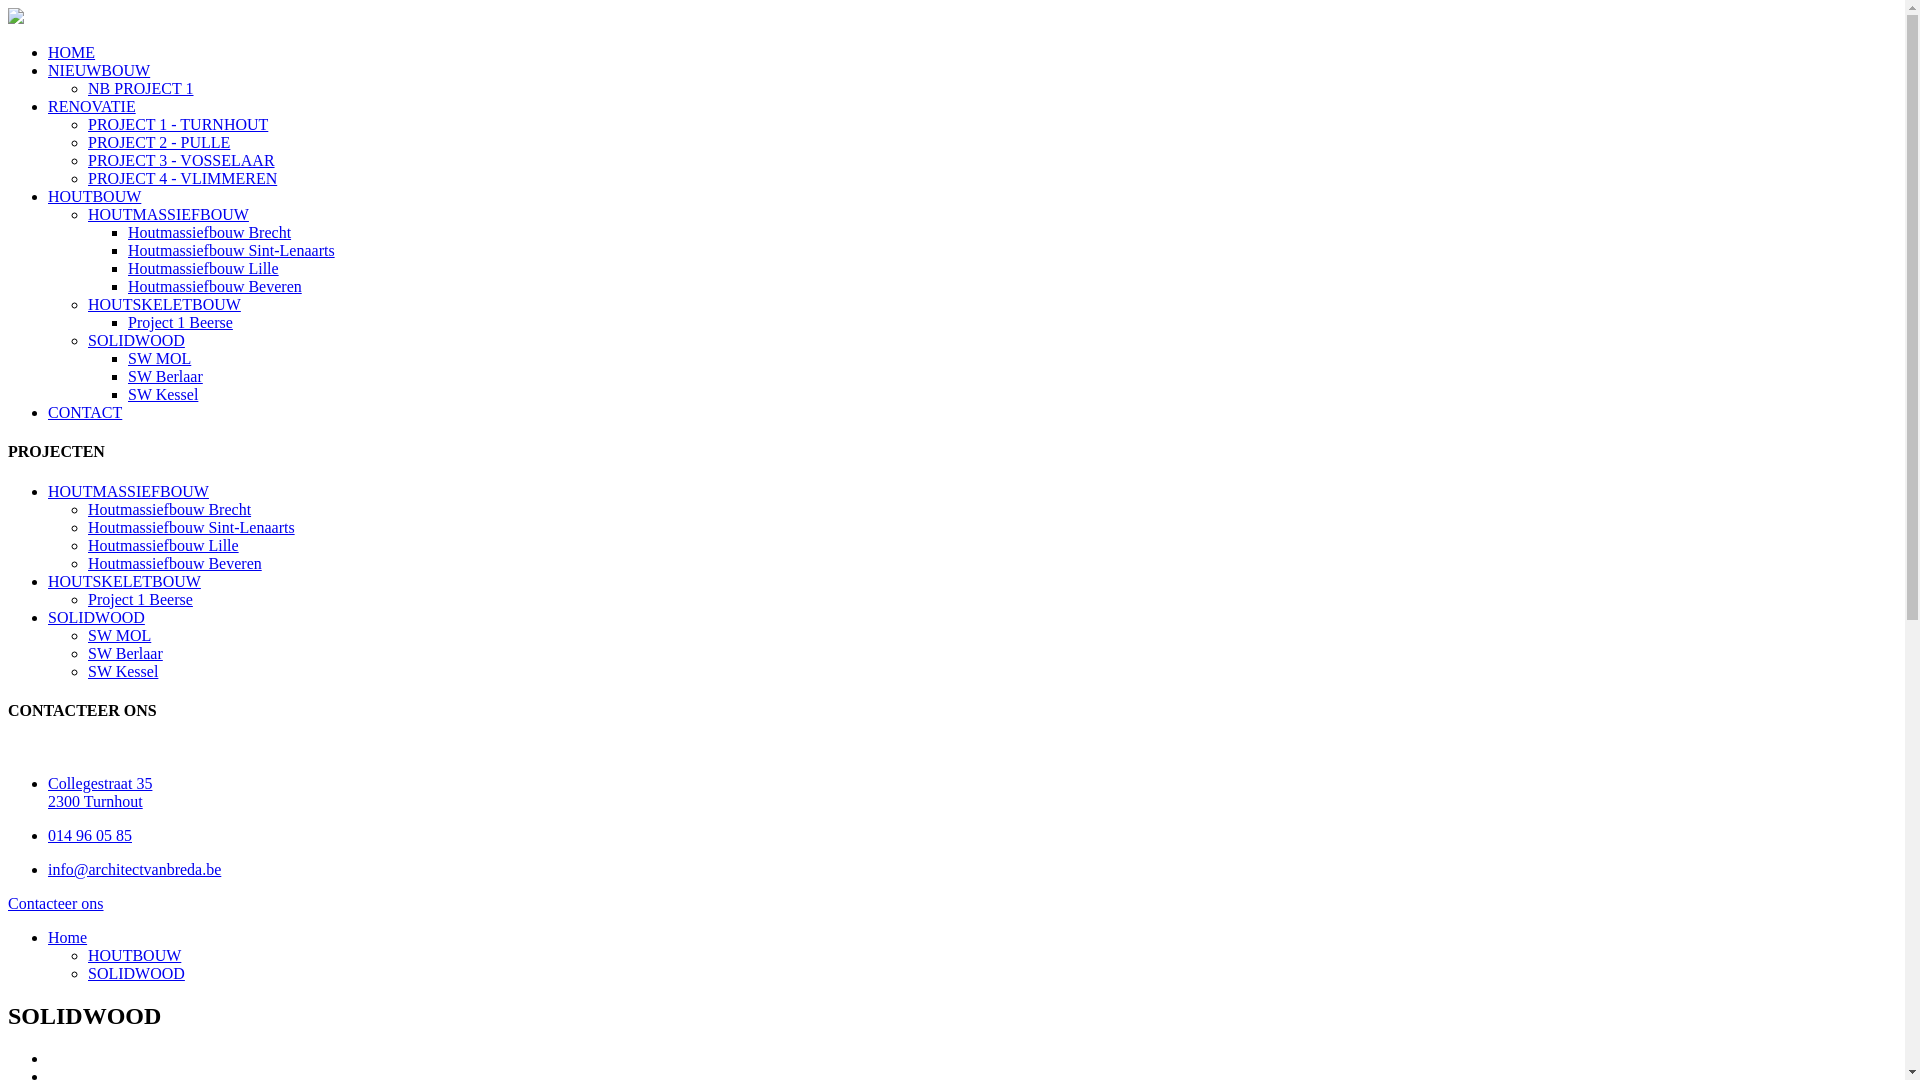  I want to click on 'CONTACT', so click(84, 411).